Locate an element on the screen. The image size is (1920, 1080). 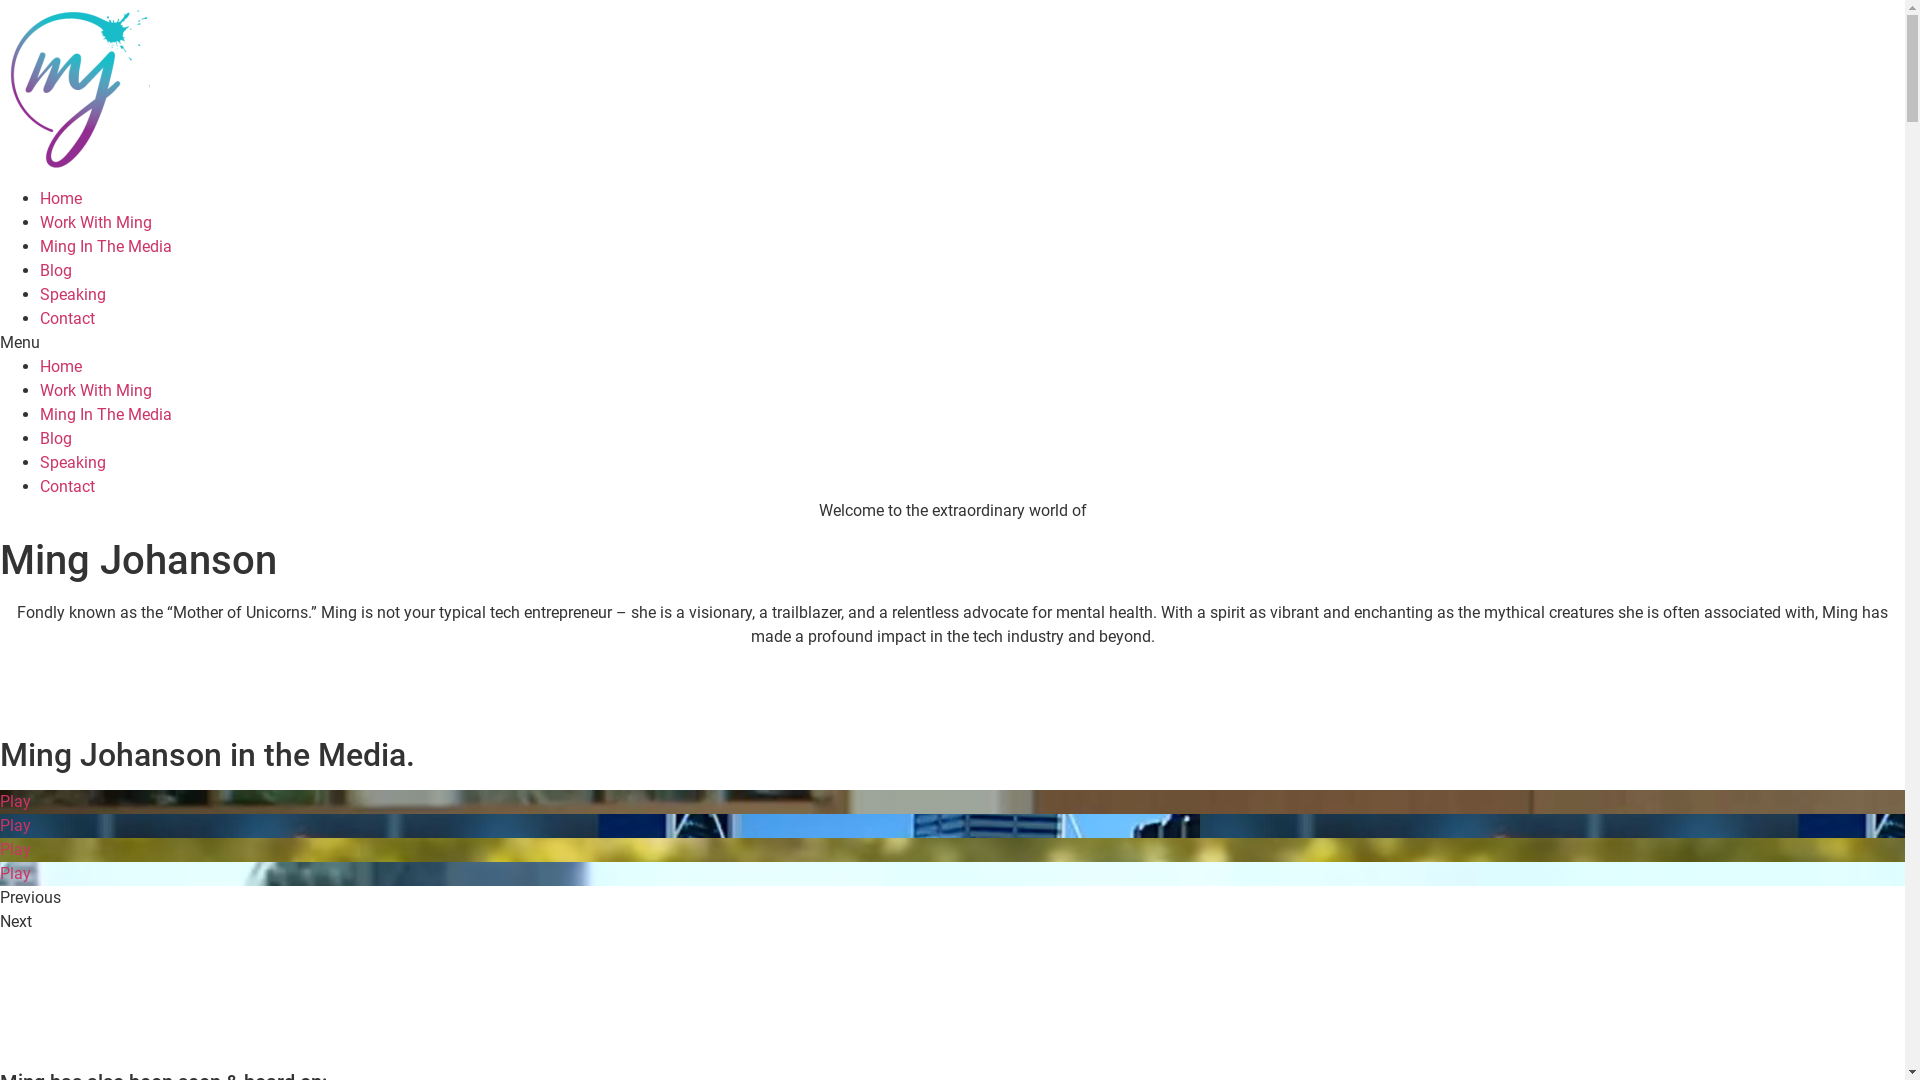
'Contact' is located at coordinates (67, 317).